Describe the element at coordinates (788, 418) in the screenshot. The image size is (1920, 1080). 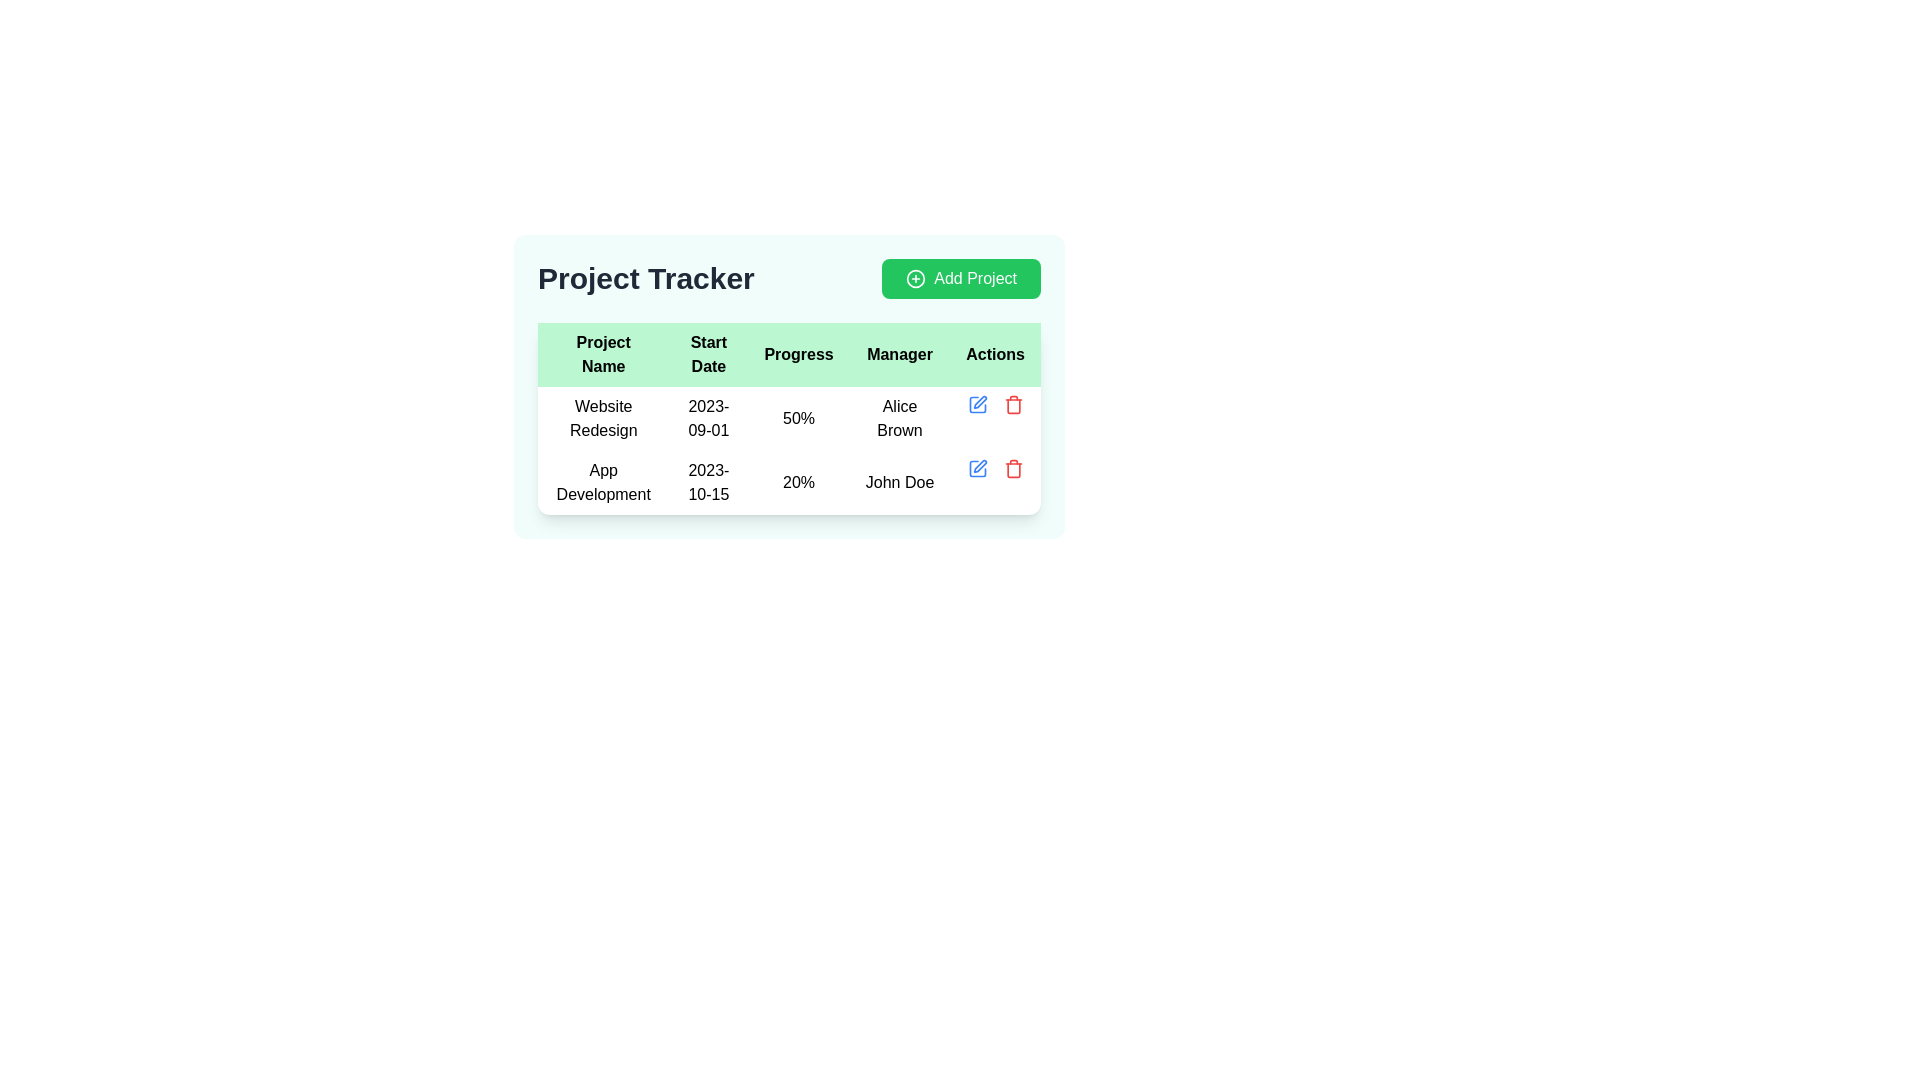
I see `the clickable content within the rows of the project details table located centrally below the 'Project Tracker' title and to the right of the 'Add Project' button` at that location.